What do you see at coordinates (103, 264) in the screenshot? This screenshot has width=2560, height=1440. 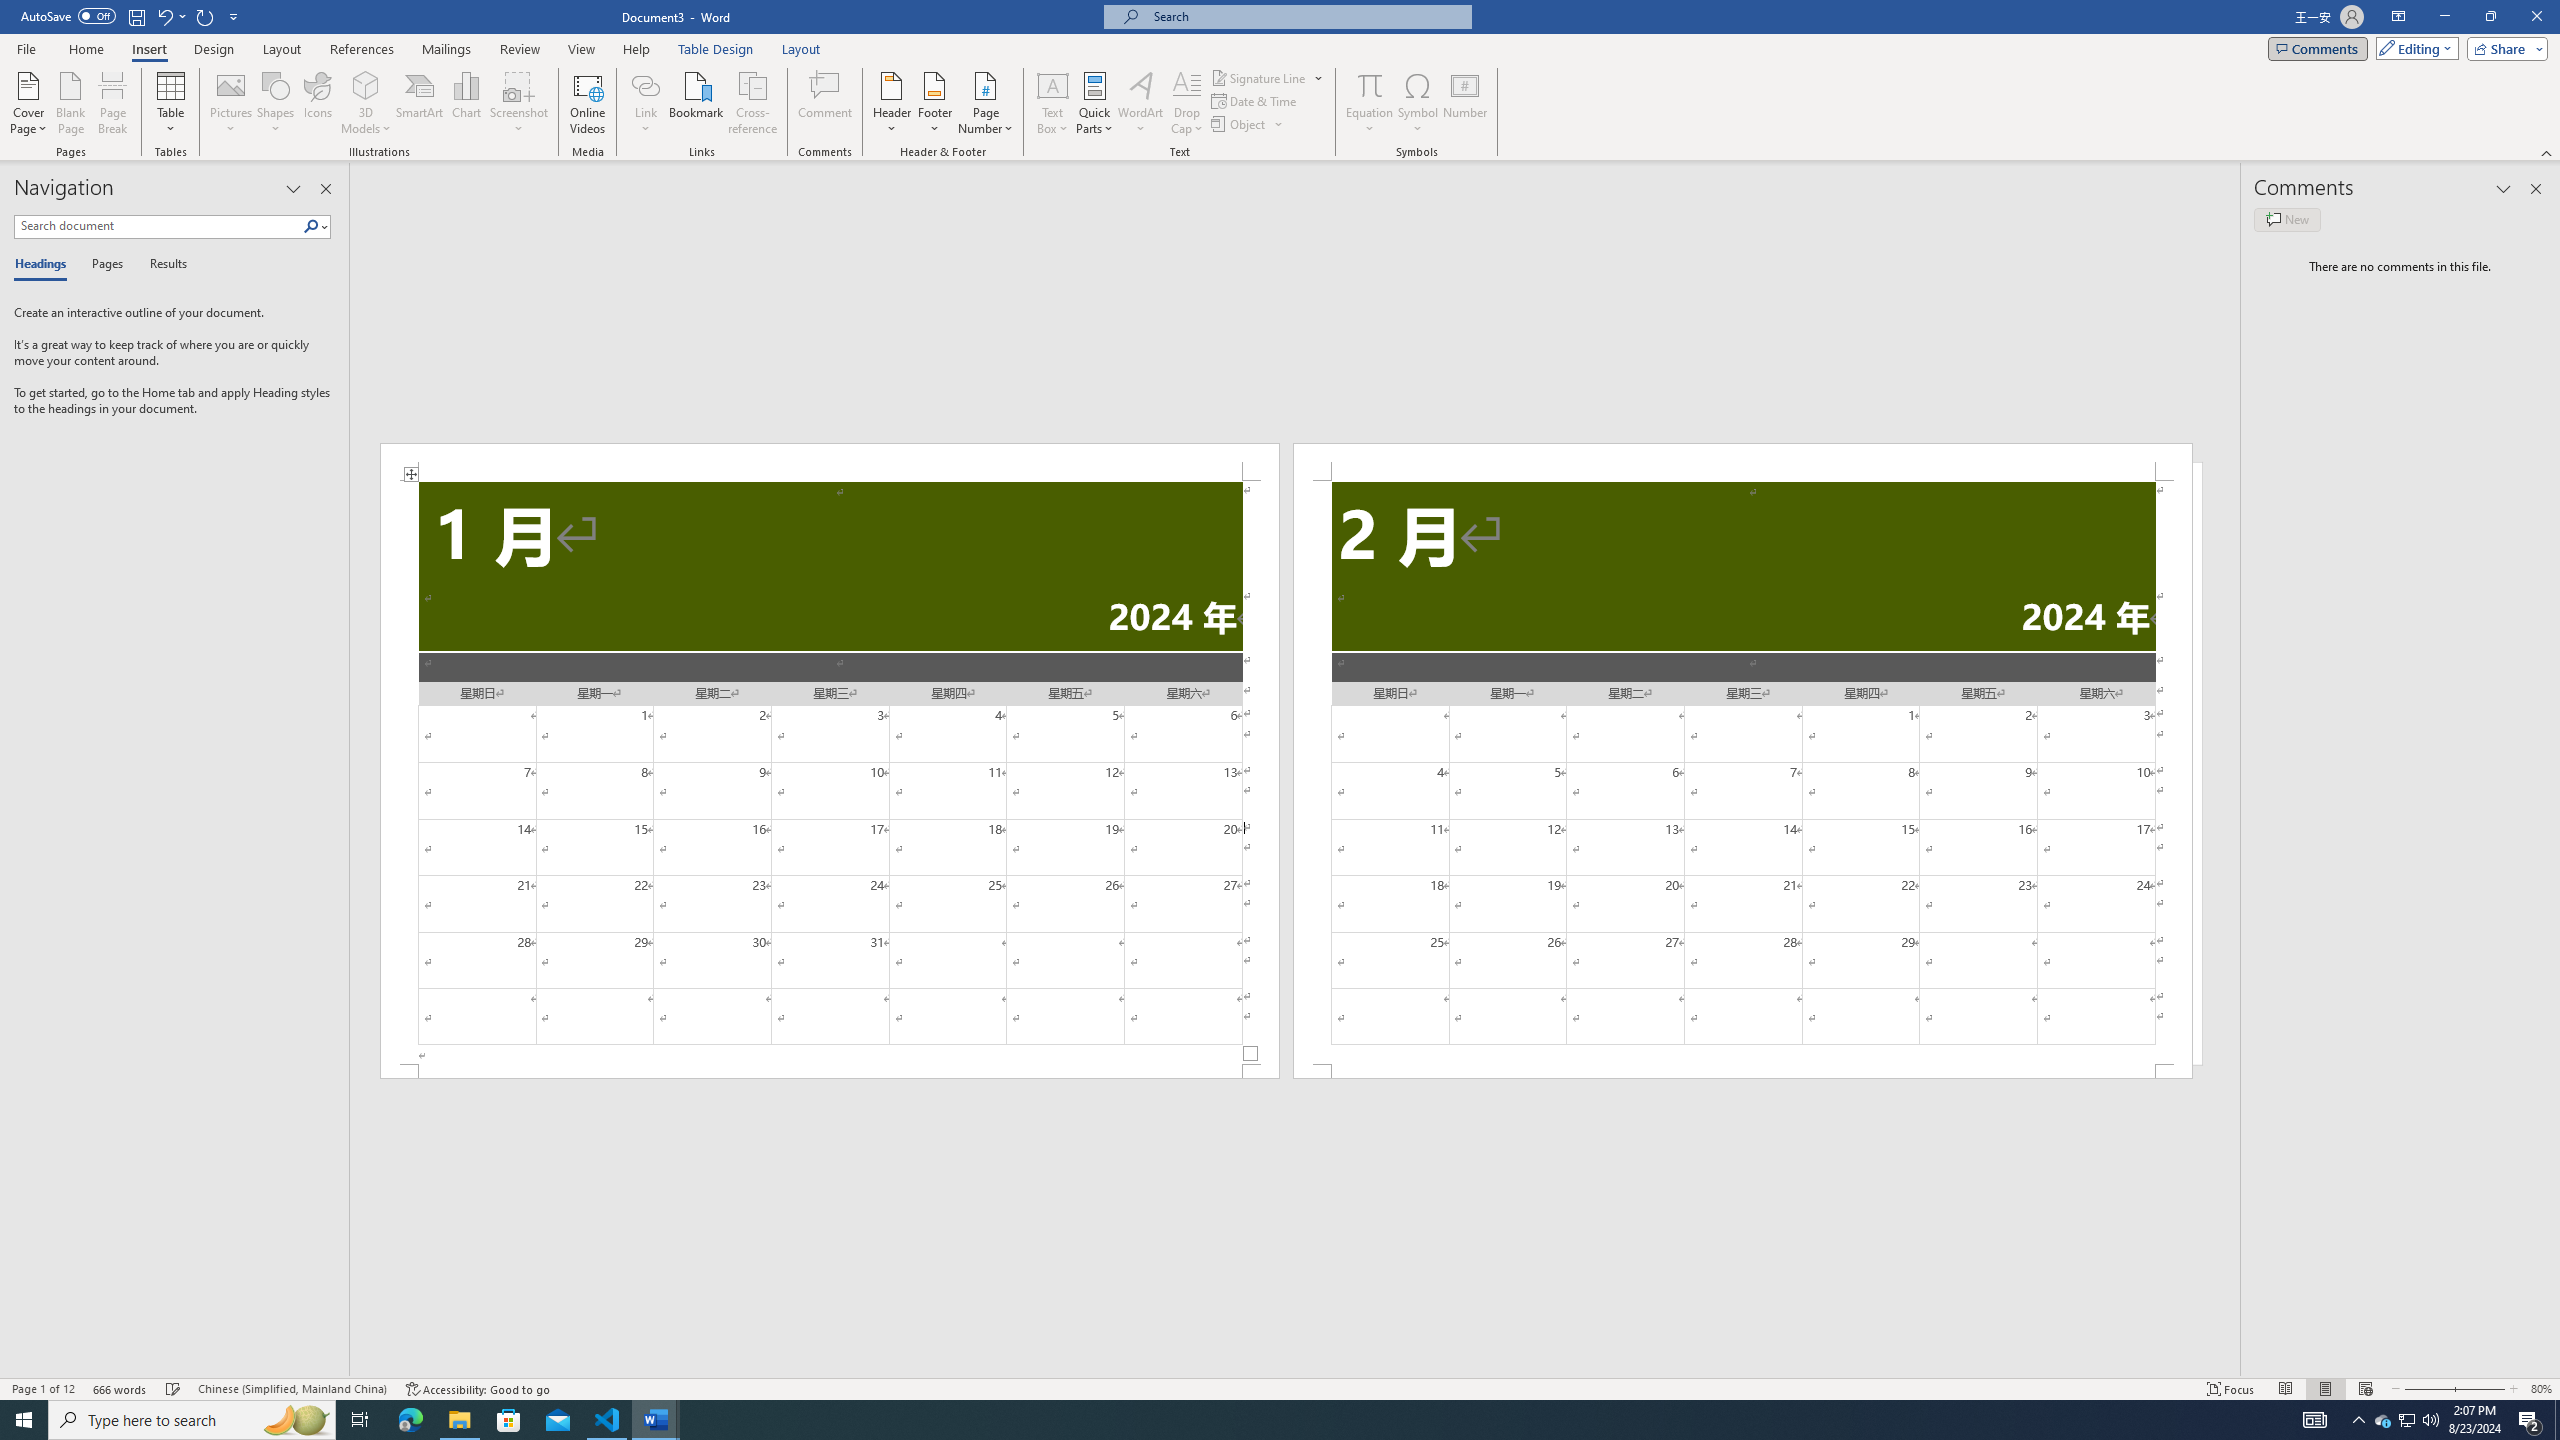 I see `'Pages'` at bounding box center [103, 264].